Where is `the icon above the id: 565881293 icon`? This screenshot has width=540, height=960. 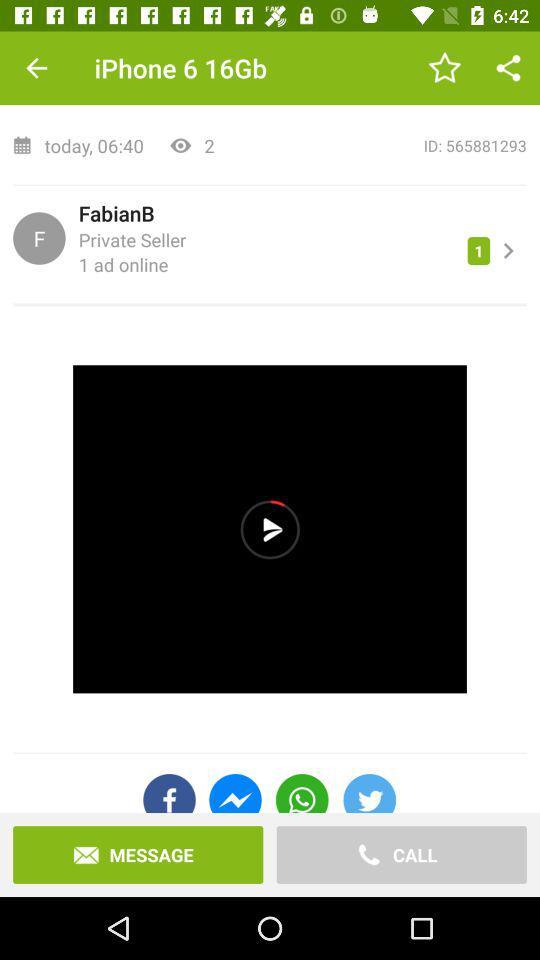 the icon above the id: 565881293 icon is located at coordinates (508, 68).